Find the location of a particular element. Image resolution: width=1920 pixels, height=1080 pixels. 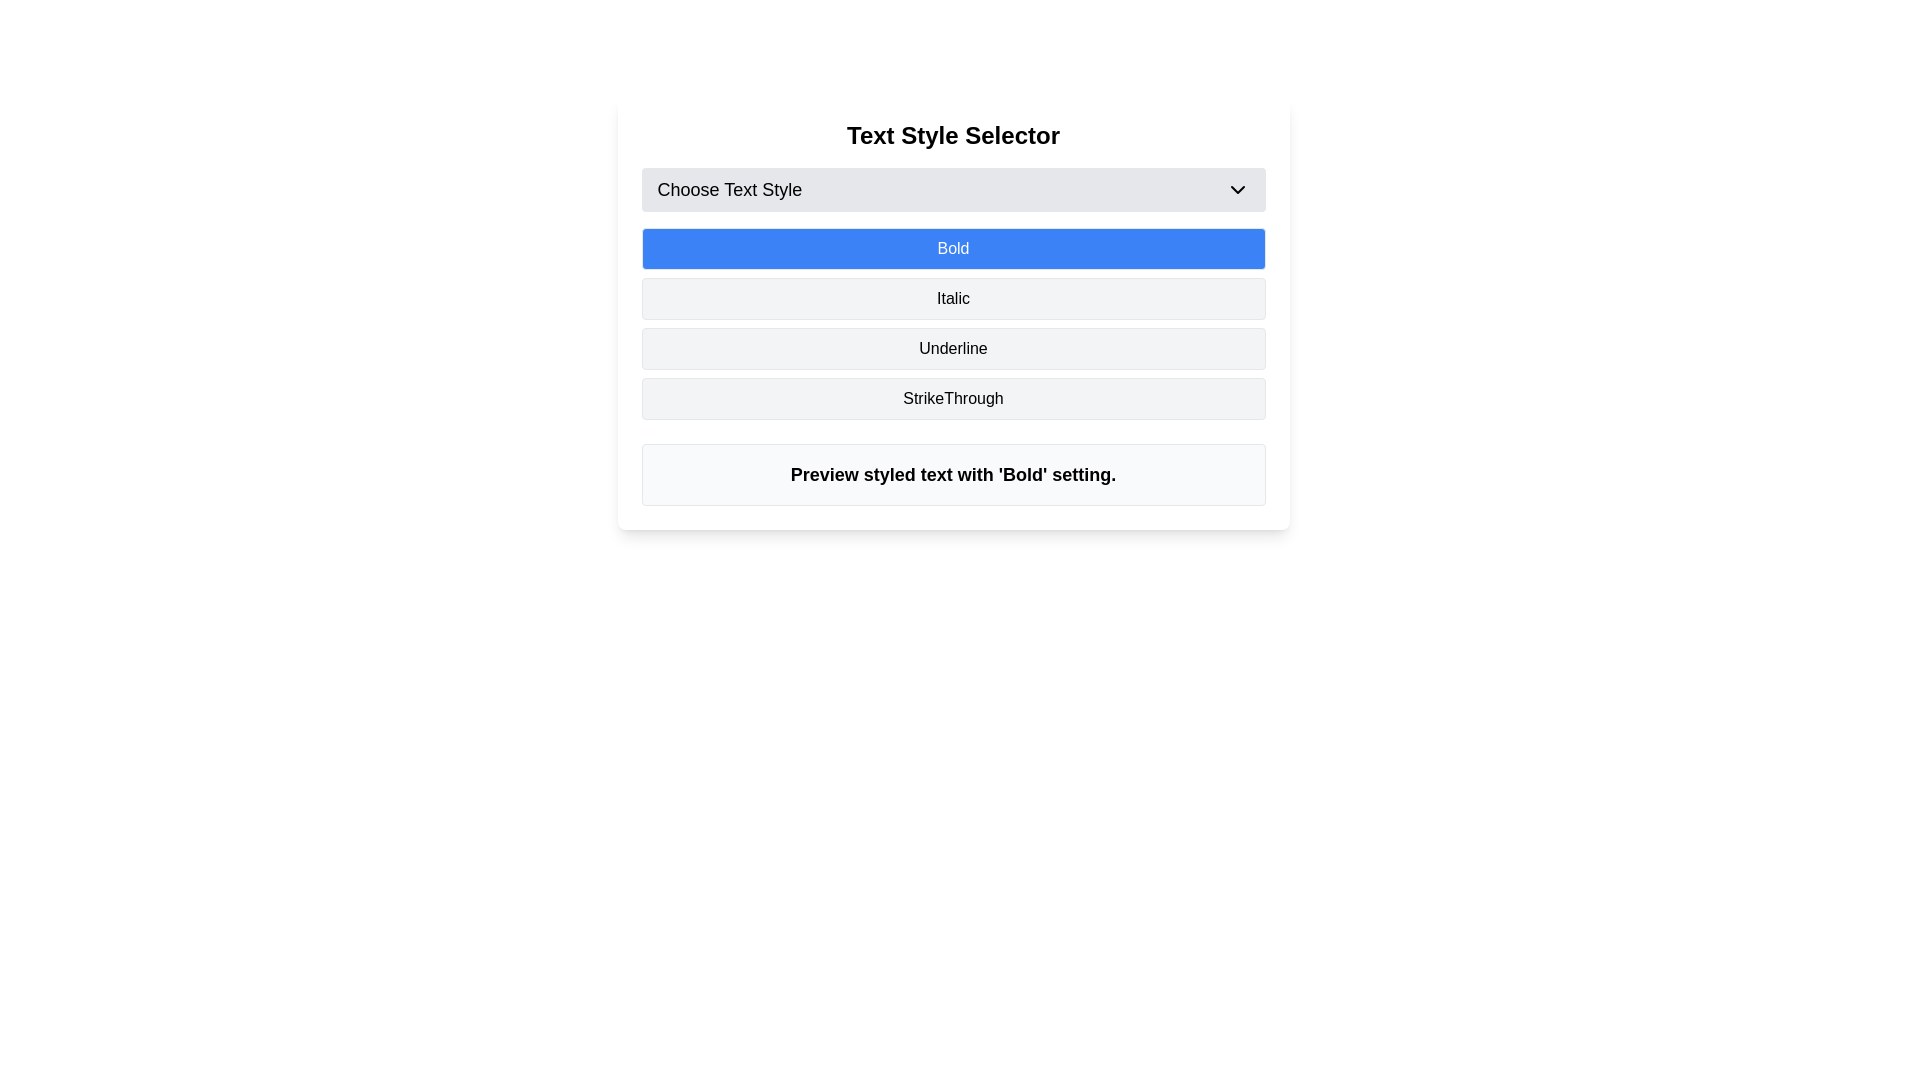

the 'Italic' button to visualize its hover effect, which changes the background to blue with white text is located at coordinates (952, 299).